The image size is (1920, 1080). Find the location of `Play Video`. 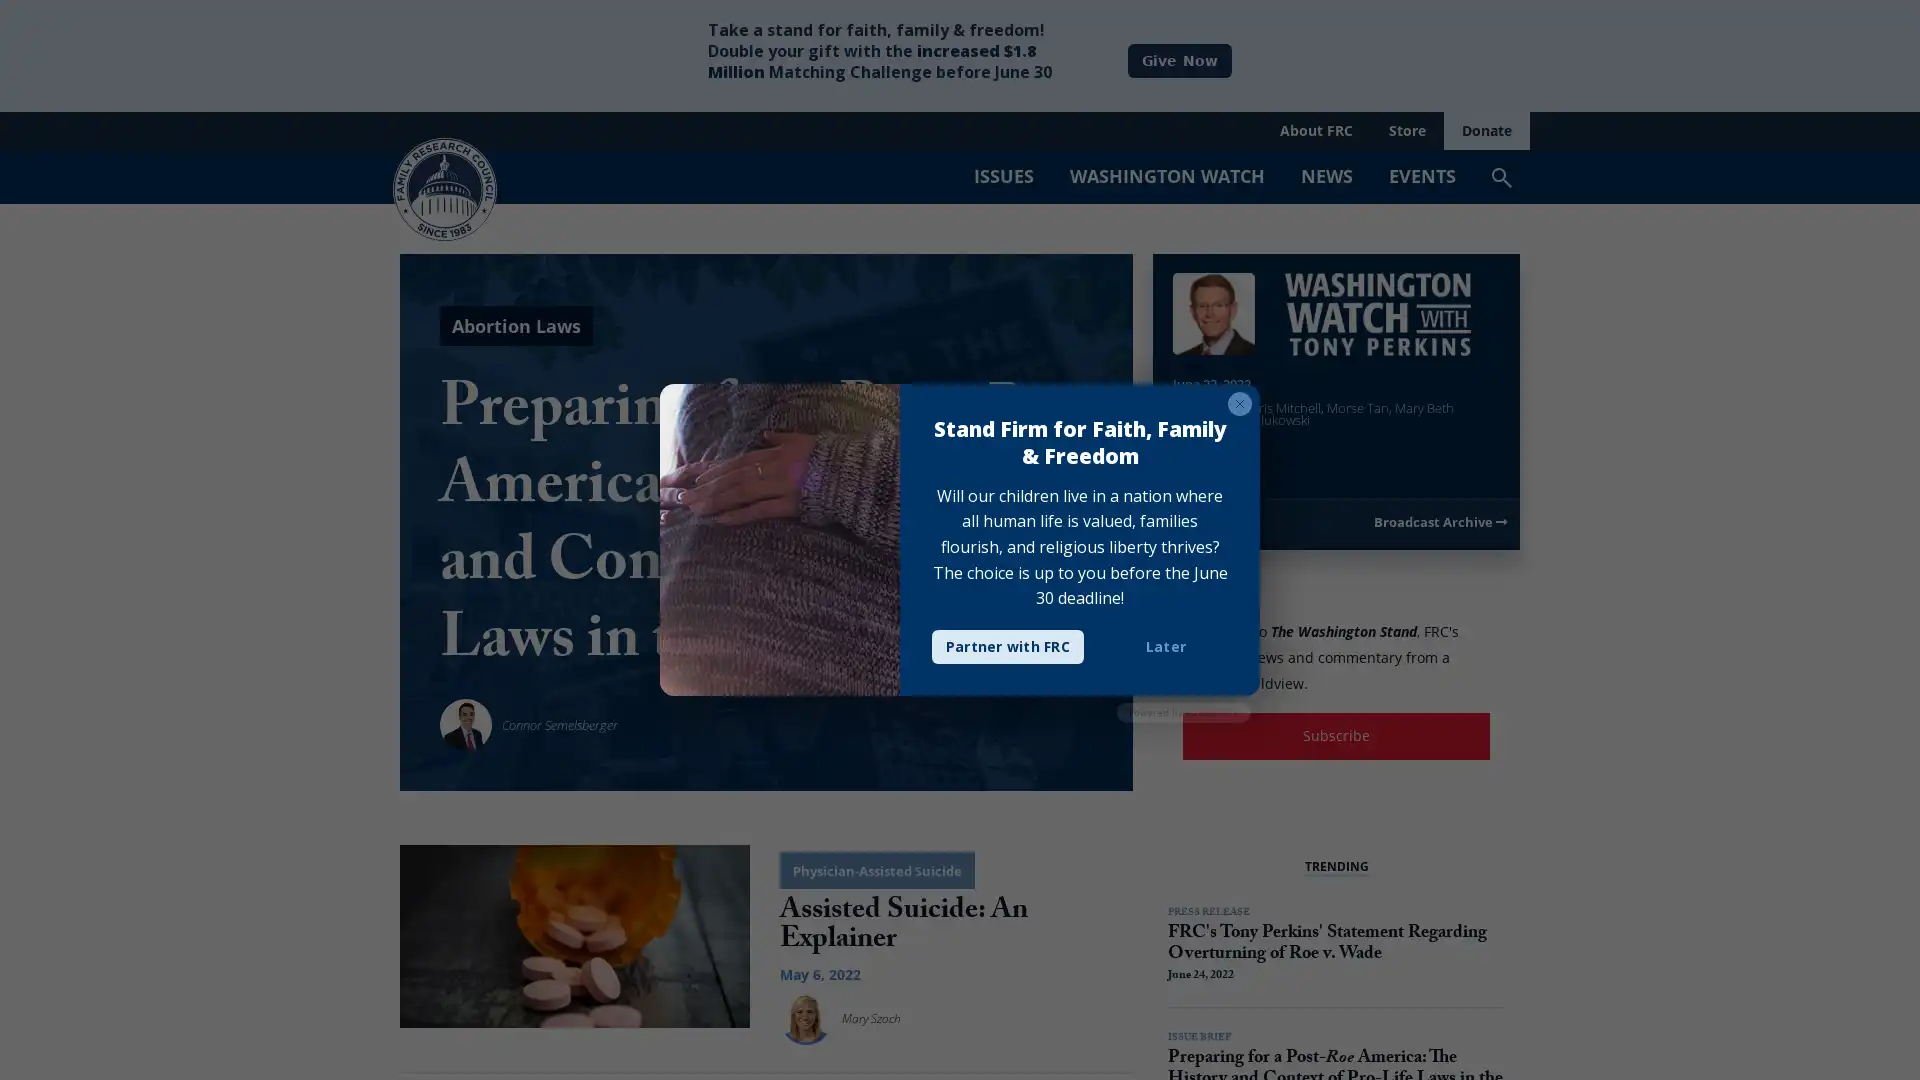

Play Video is located at coordinates (1192, 456).